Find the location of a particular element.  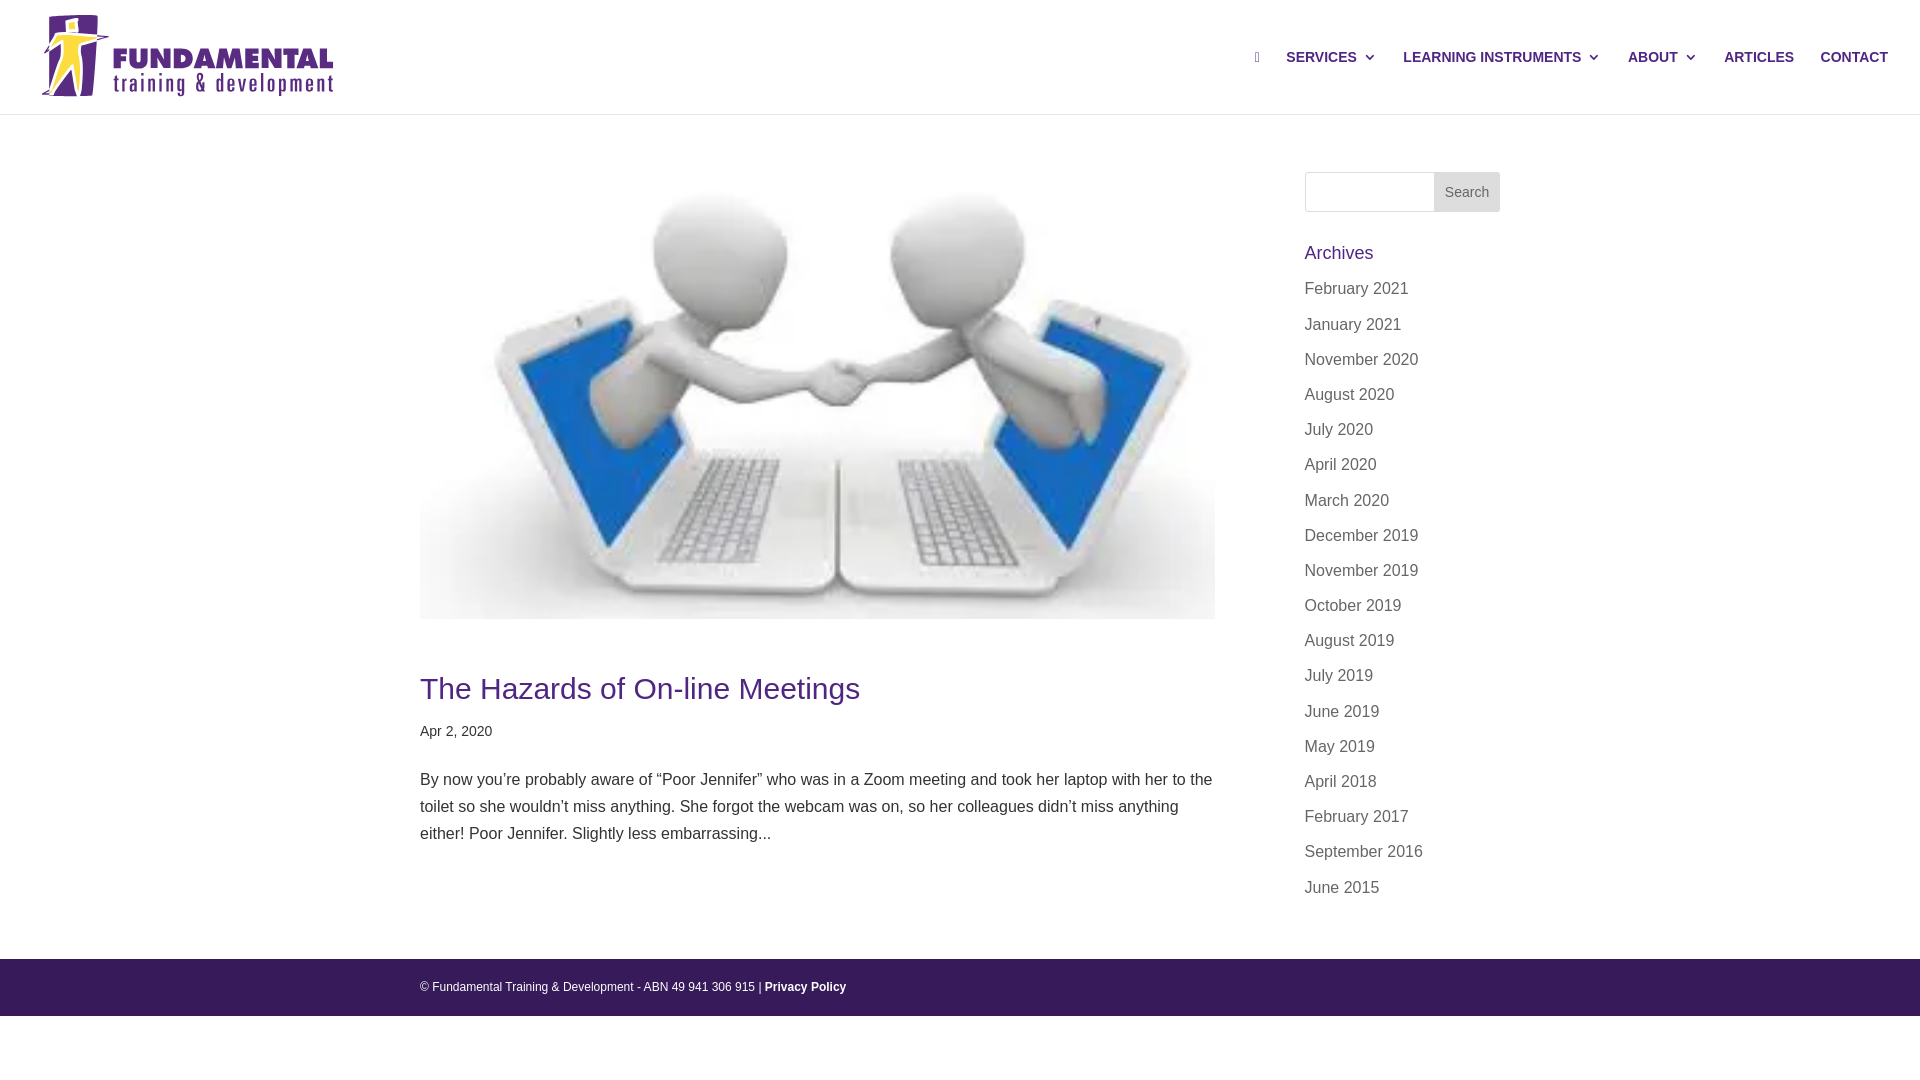

'March 2020' is located at coordinates (1347, 499).